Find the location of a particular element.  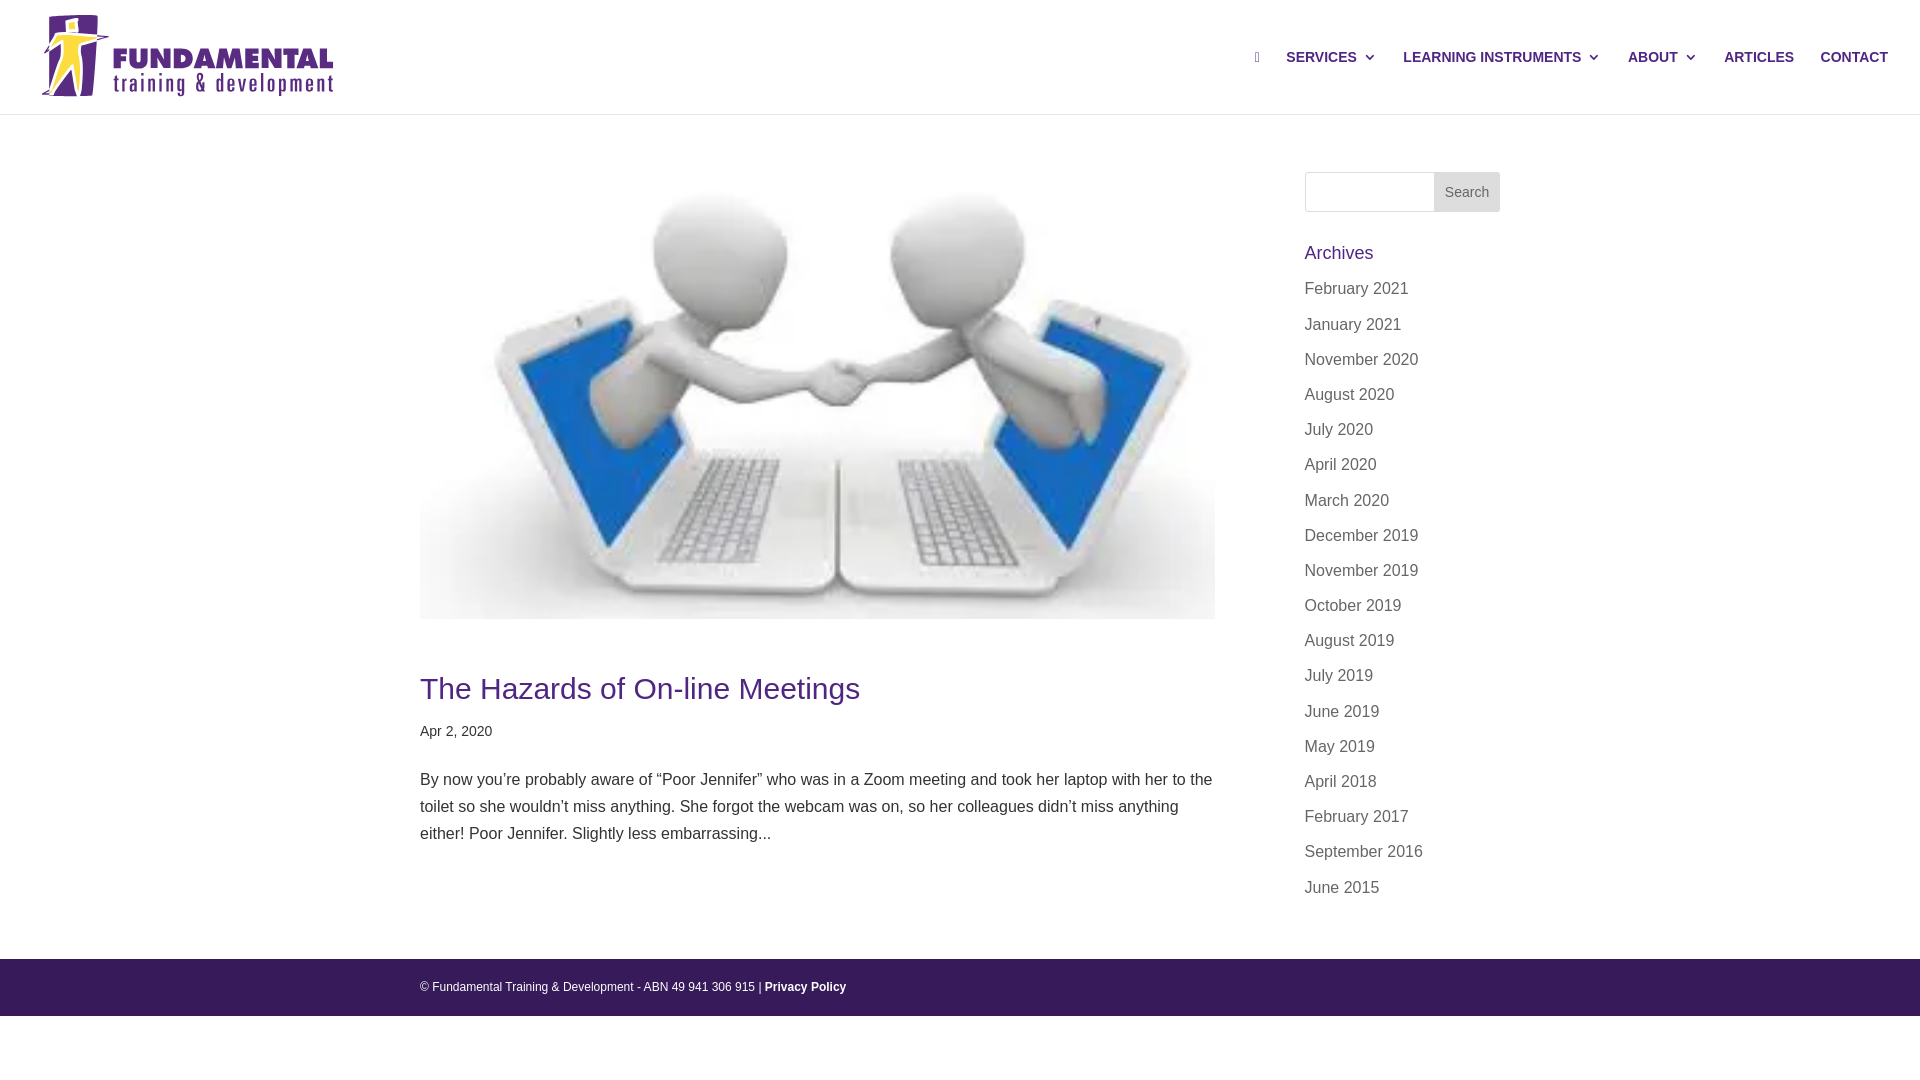

'March 2020' is located at coordinates (1347, 499).